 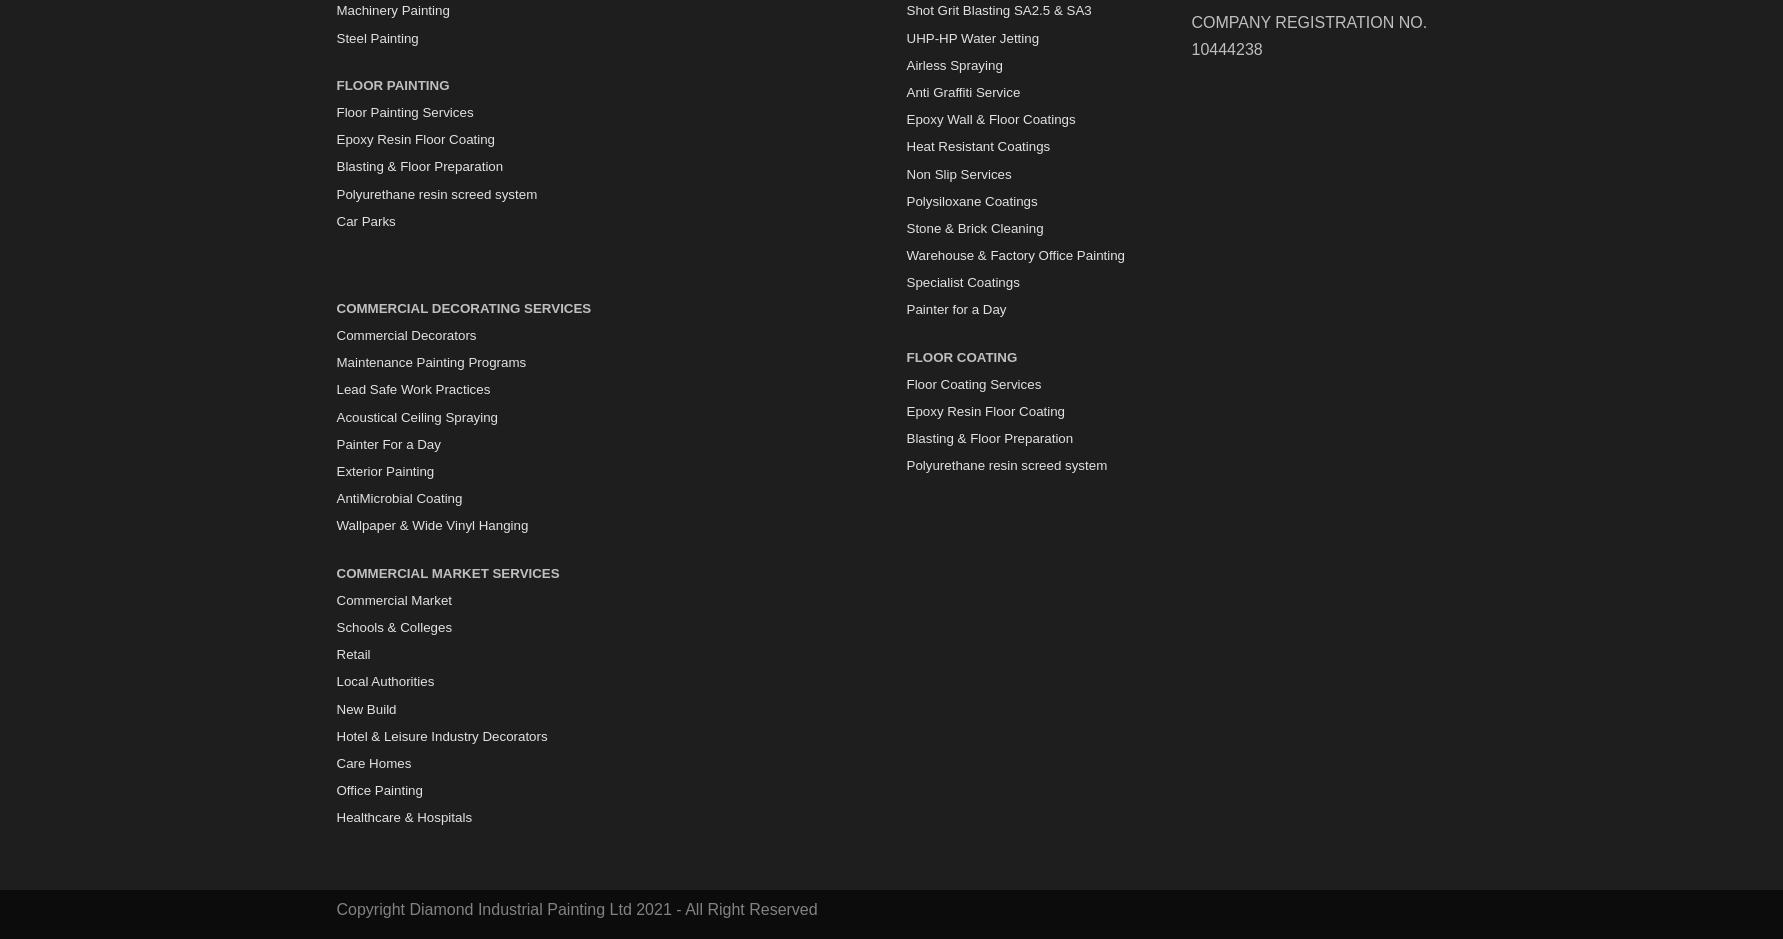 What do you see at coordinates (1015, 254) in the screenshot?
I see `'Warehouse & Factory Office Painting'` at bounding box center [1015, 254].